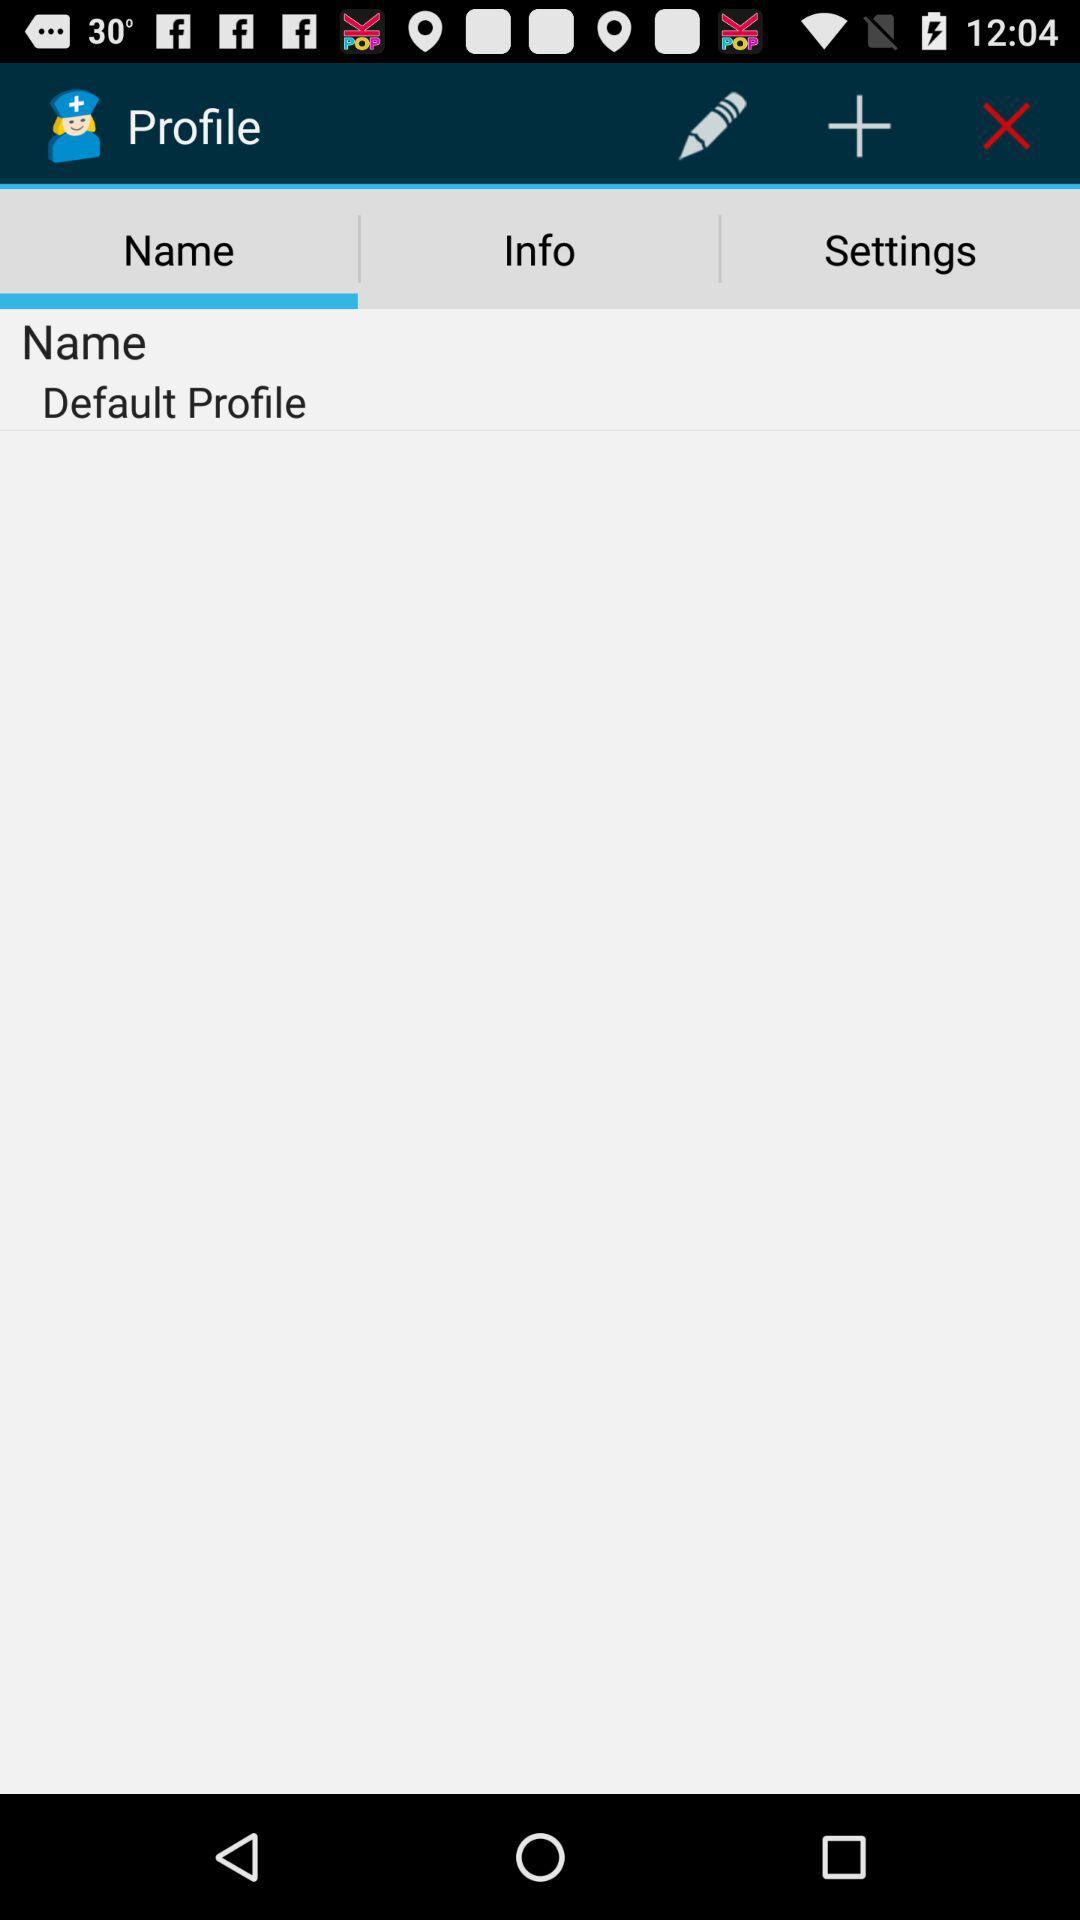 Image resolution: width=1080 pixels, height=1920 pixels. Describe the element at coordinates (538, 248) in the screenshot. I see `item next to name item` at that location.